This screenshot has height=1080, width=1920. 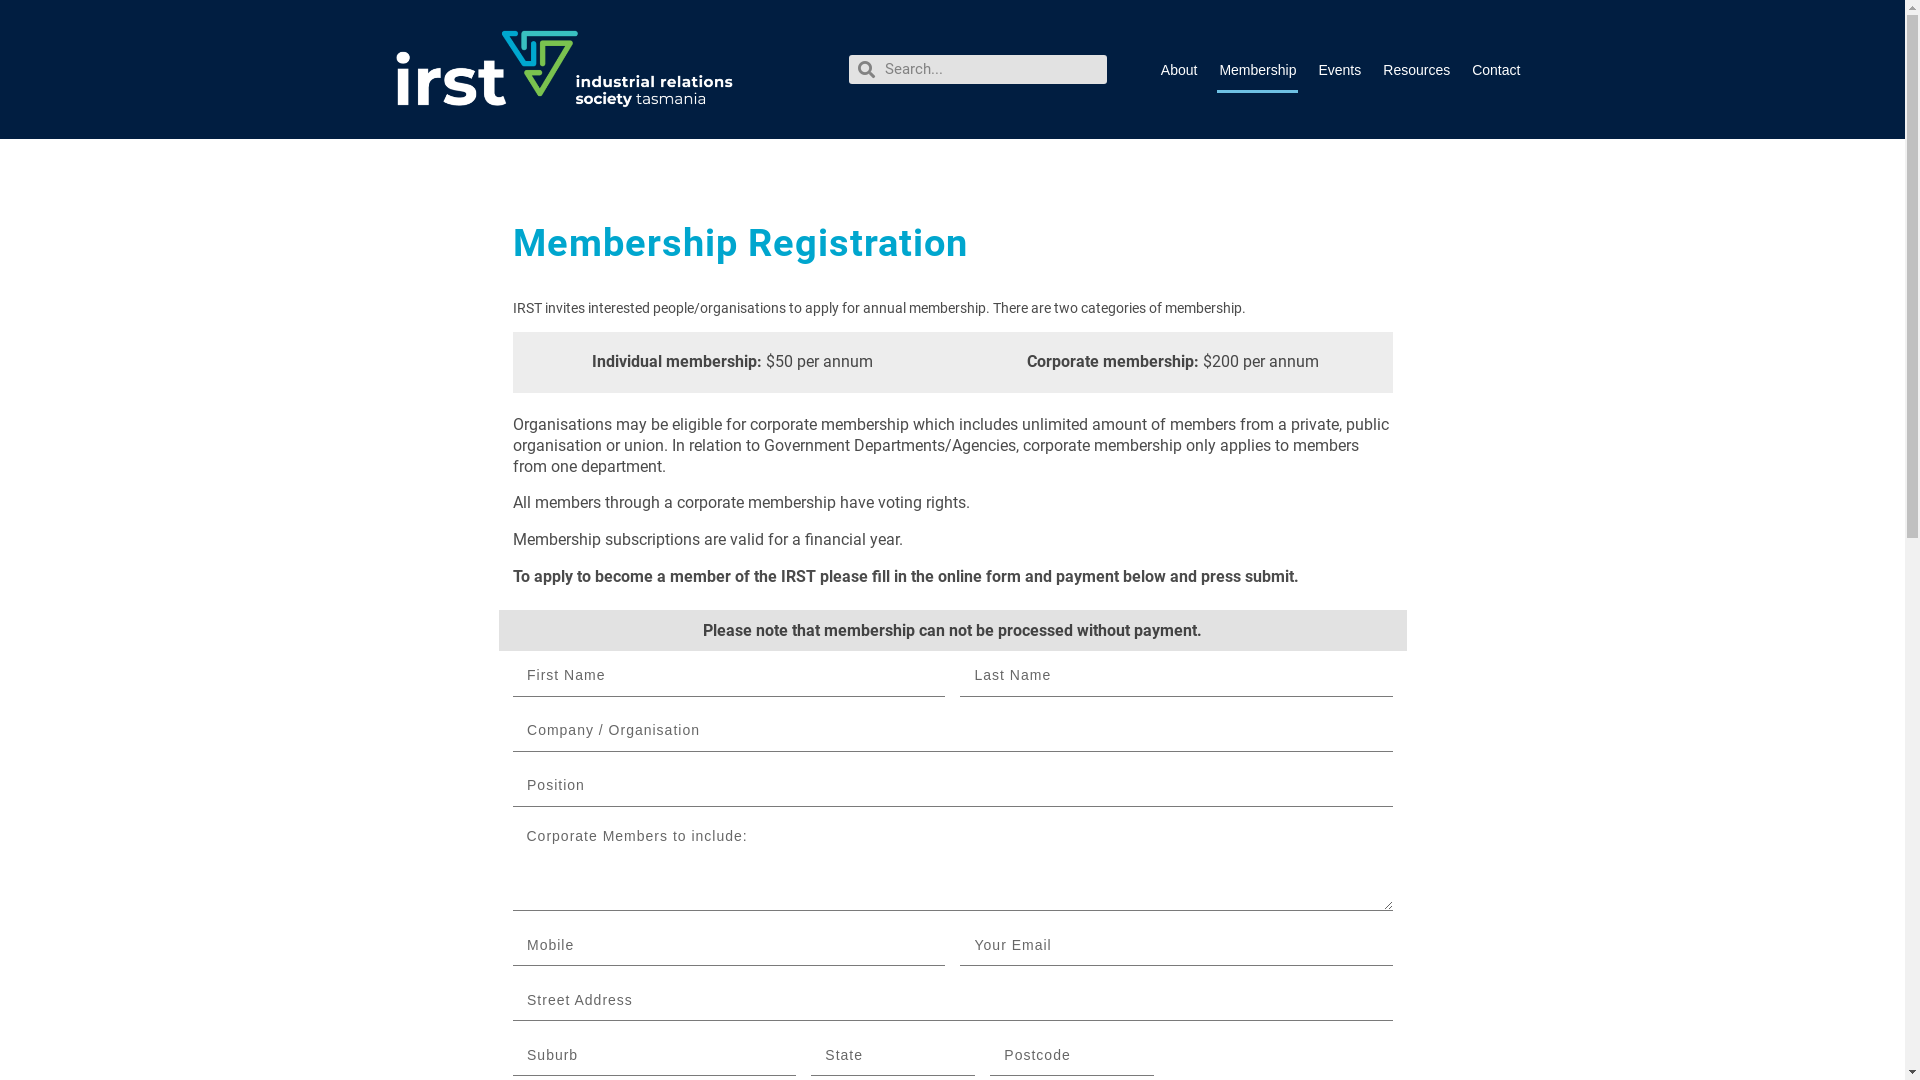 What do you see at coordinates (1496, 68) in the screenshot?
I see `'Contact'` at bounding box center [1496, 68].